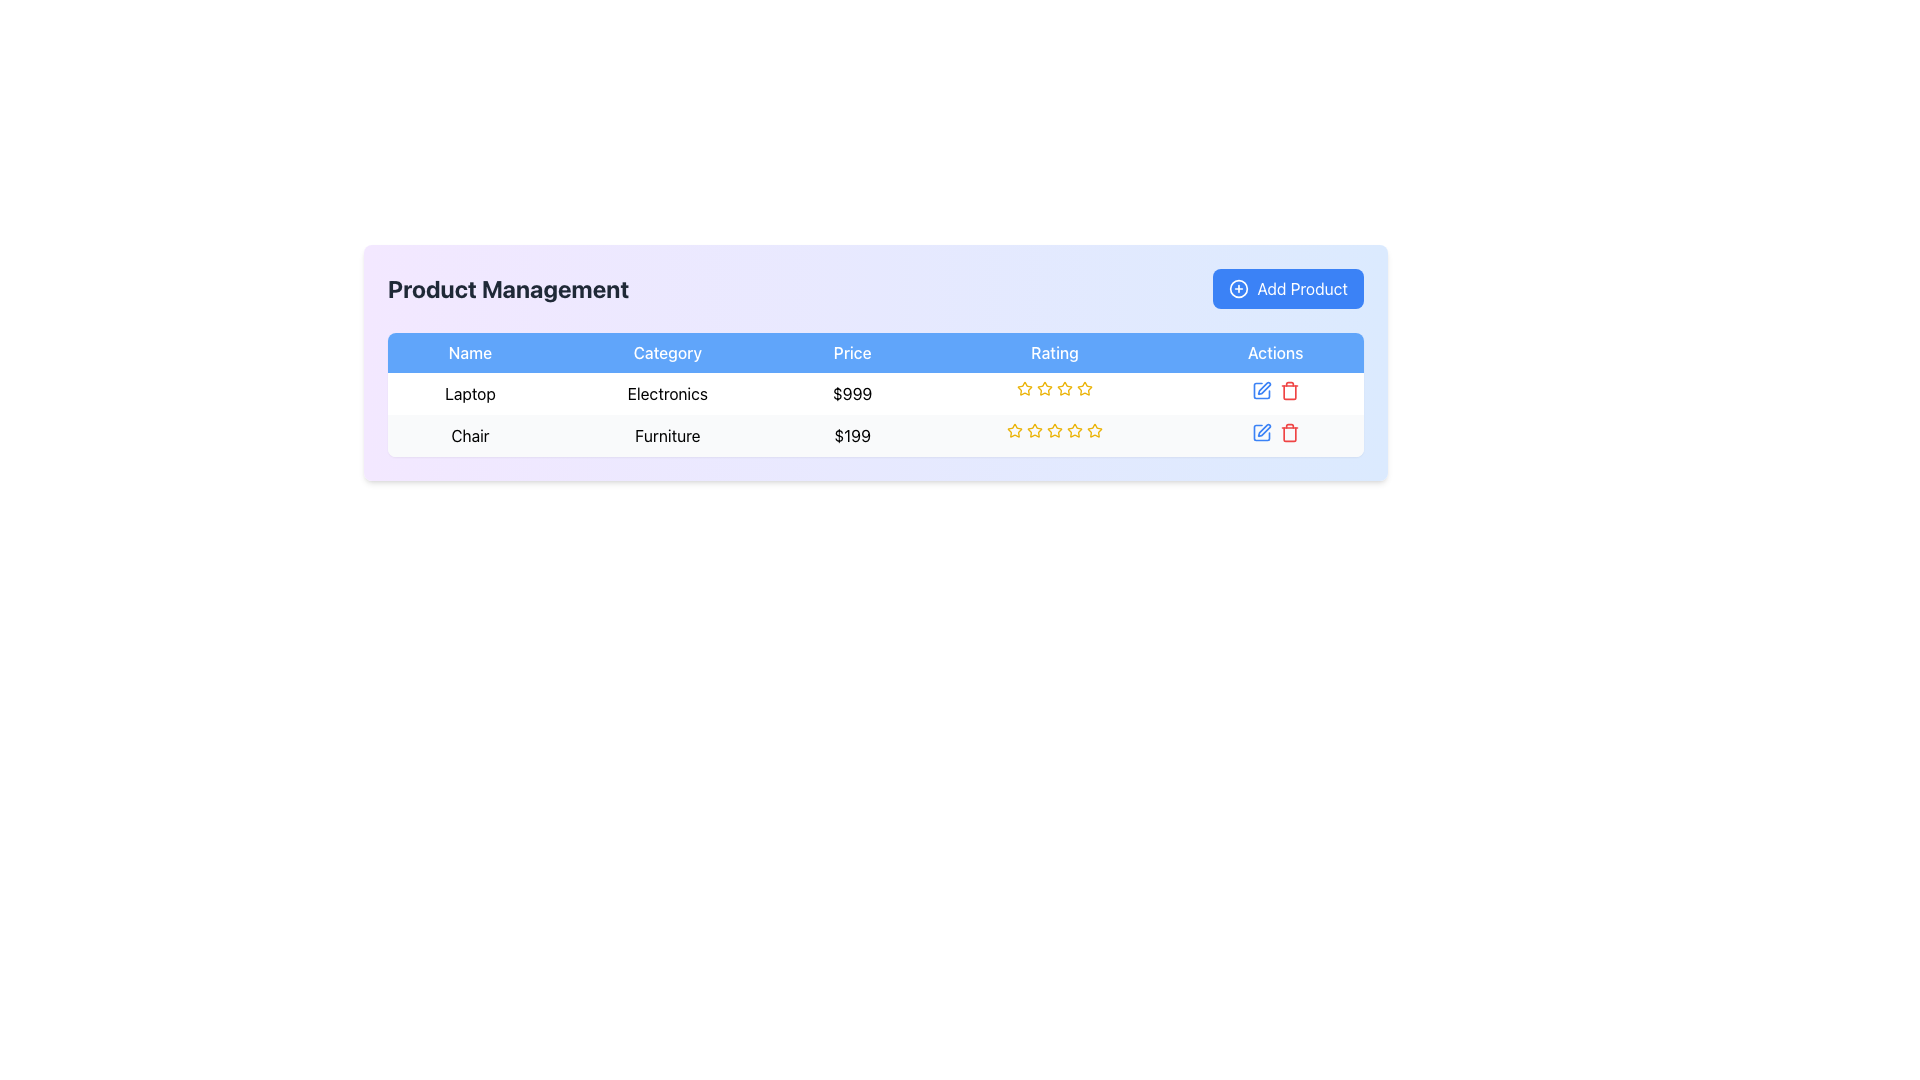  I want to click on the plus sign icon within the circular outline located at the left side of the 'Add Product' button in the top-right corner of the interface, so click(1238, 289).